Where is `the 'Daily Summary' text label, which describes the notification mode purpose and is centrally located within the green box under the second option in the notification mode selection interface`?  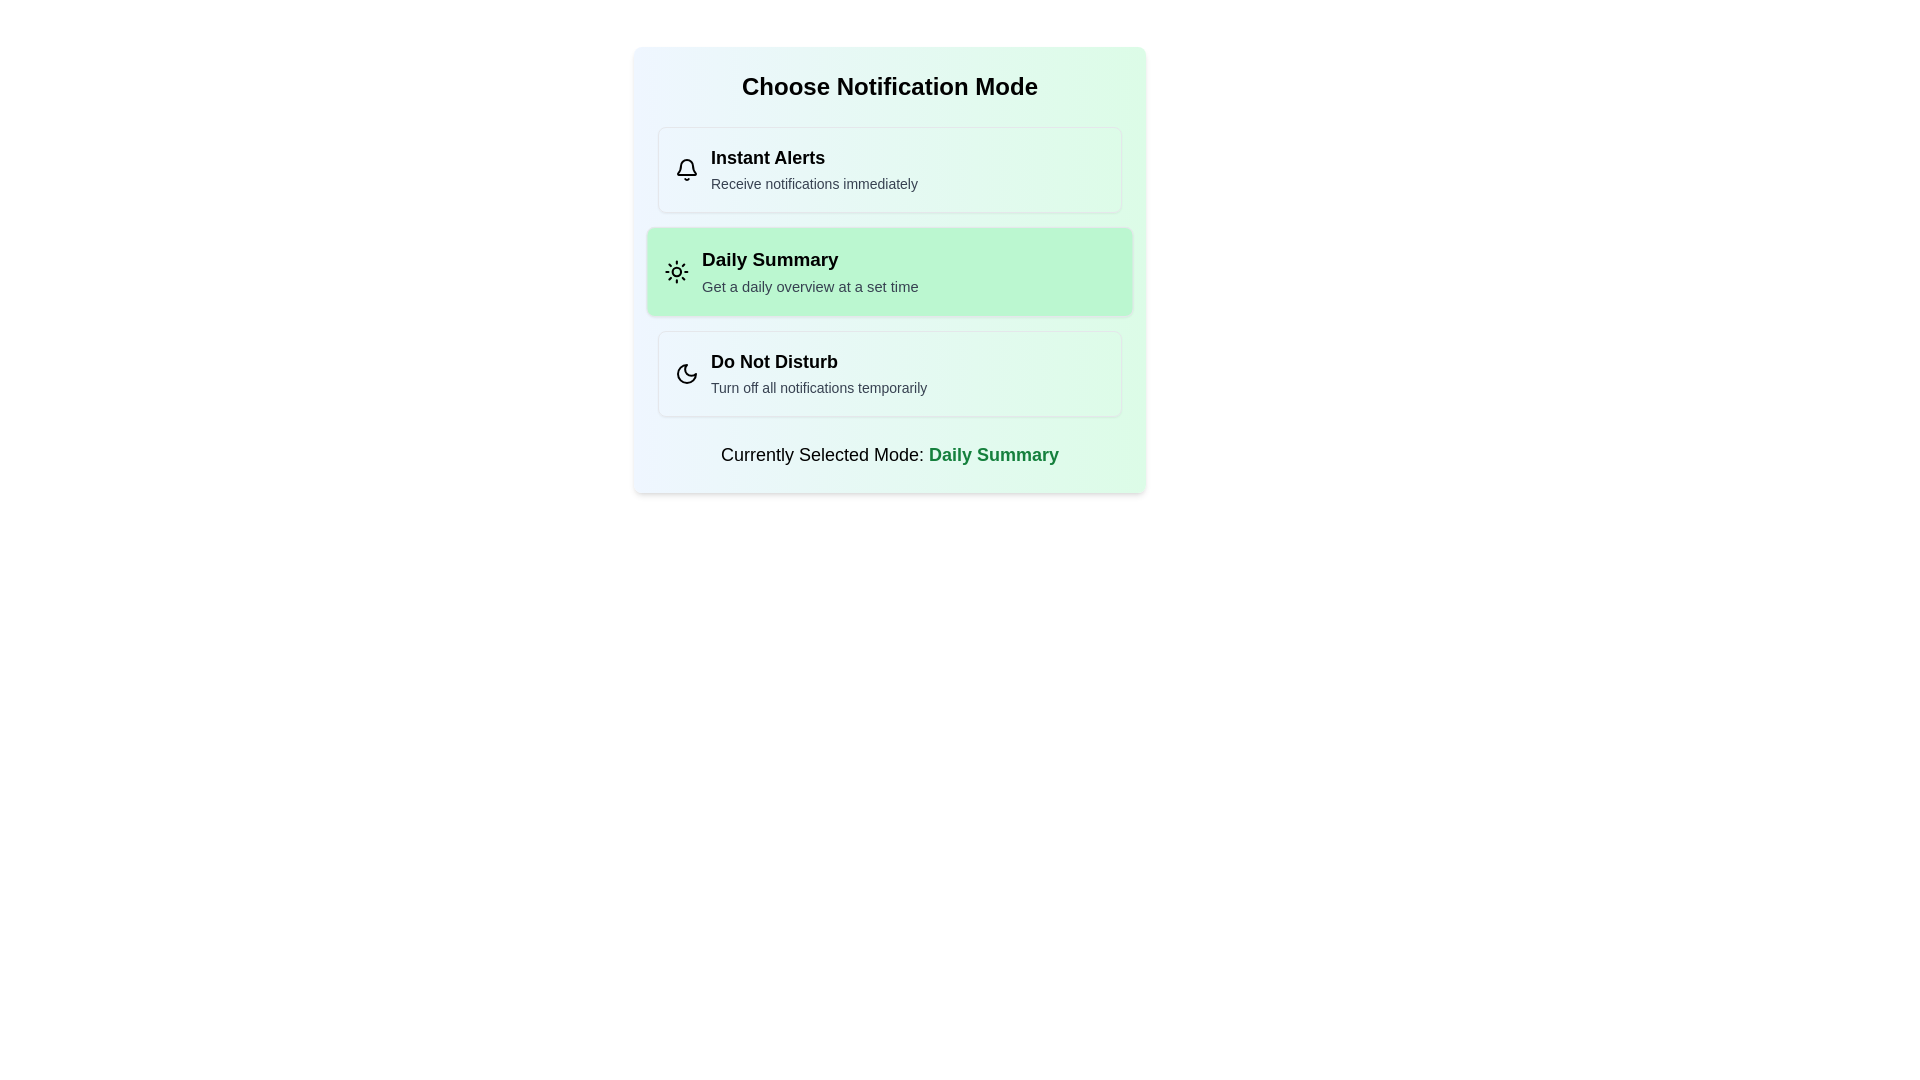 the 'Daily Summary' text label, which describes the notification mode purpose and is centrally located within the green box under the second option in the notification mode selection interface is located at coordinates (810, 286).